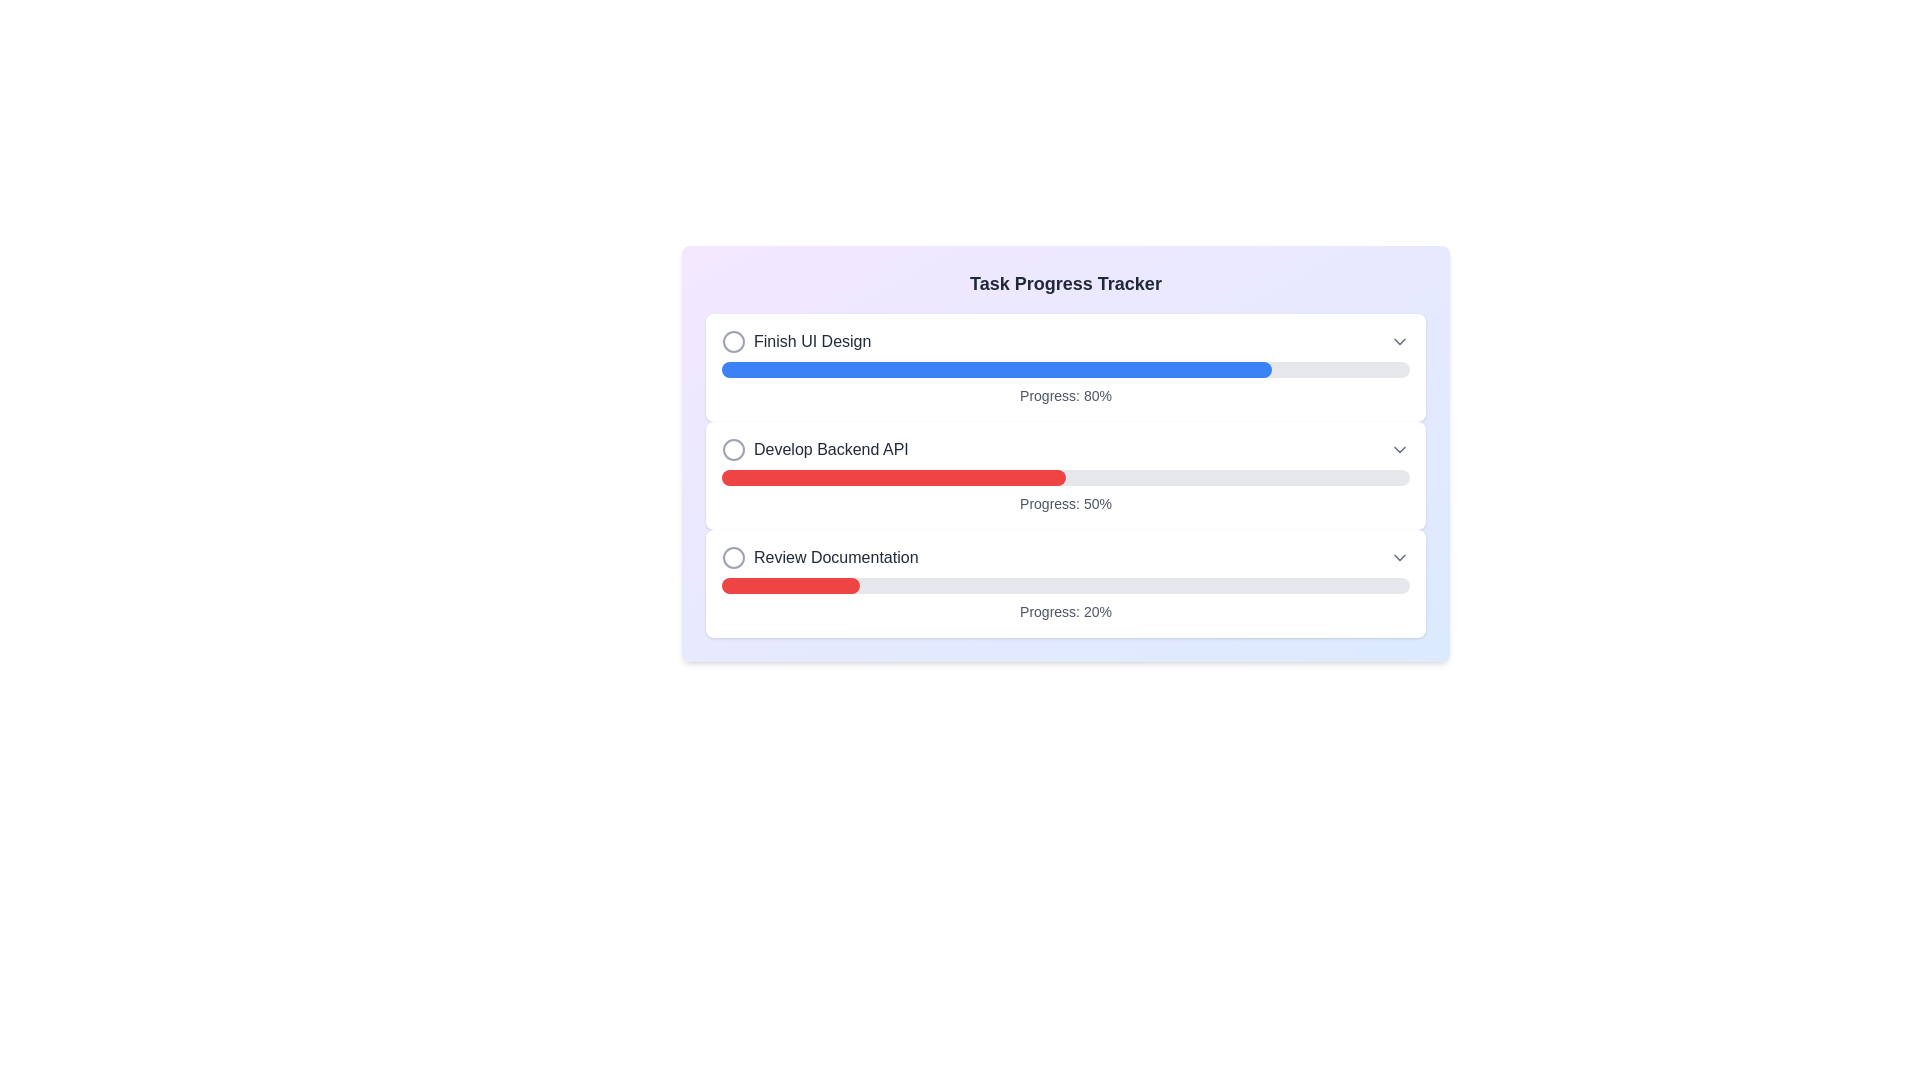 The image size is (1920, 1080). I want to click on the Task Progress Indicator displaying 'Finish UI Design' with a blue progress bar indicating 80% completion, so click(1064, 367).